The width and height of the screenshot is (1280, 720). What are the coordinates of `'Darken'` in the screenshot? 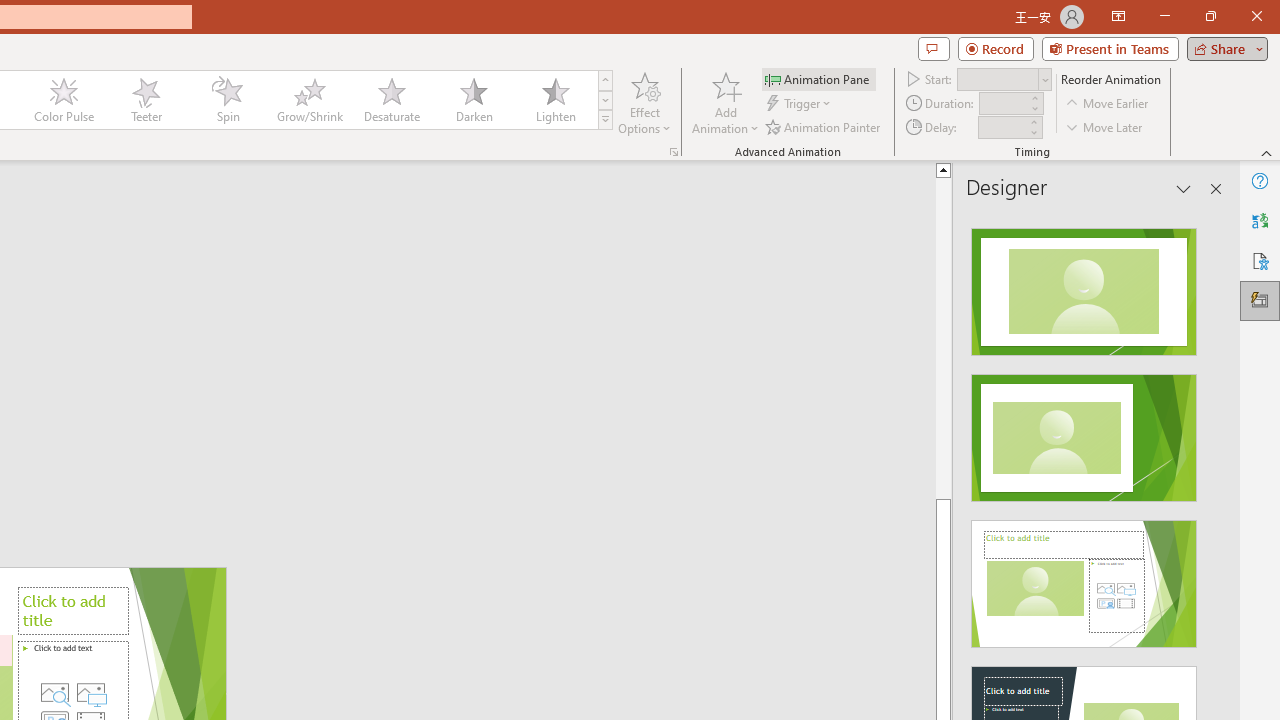 It's located at (472, 100).